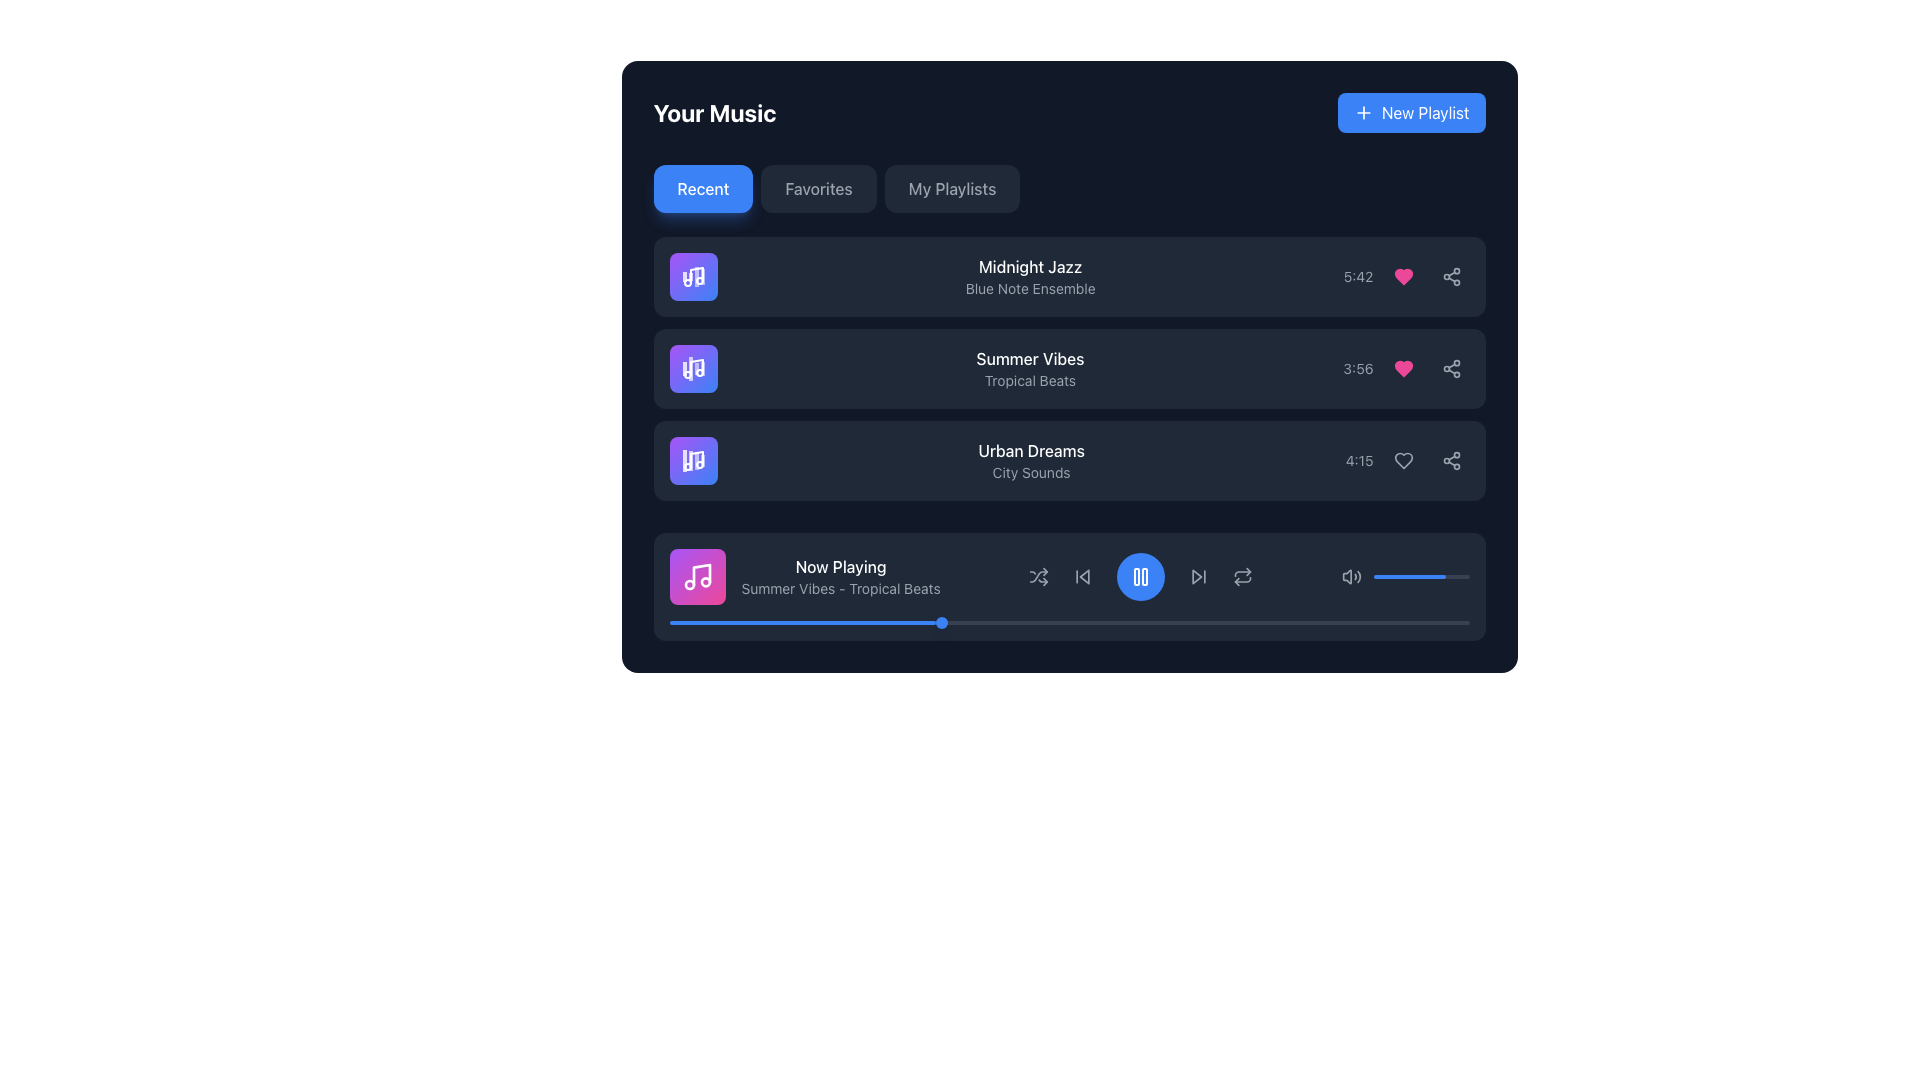 The width and height of the screenshot is (1920, 1080). What do you see at coordinates (1141, 577) in the screenshot?
I see `the circular blue button with a white pause icon located in the media control section, the fourth button from the left, to observe visual feedback indicating interaction` at bounding box center [1141, 577].